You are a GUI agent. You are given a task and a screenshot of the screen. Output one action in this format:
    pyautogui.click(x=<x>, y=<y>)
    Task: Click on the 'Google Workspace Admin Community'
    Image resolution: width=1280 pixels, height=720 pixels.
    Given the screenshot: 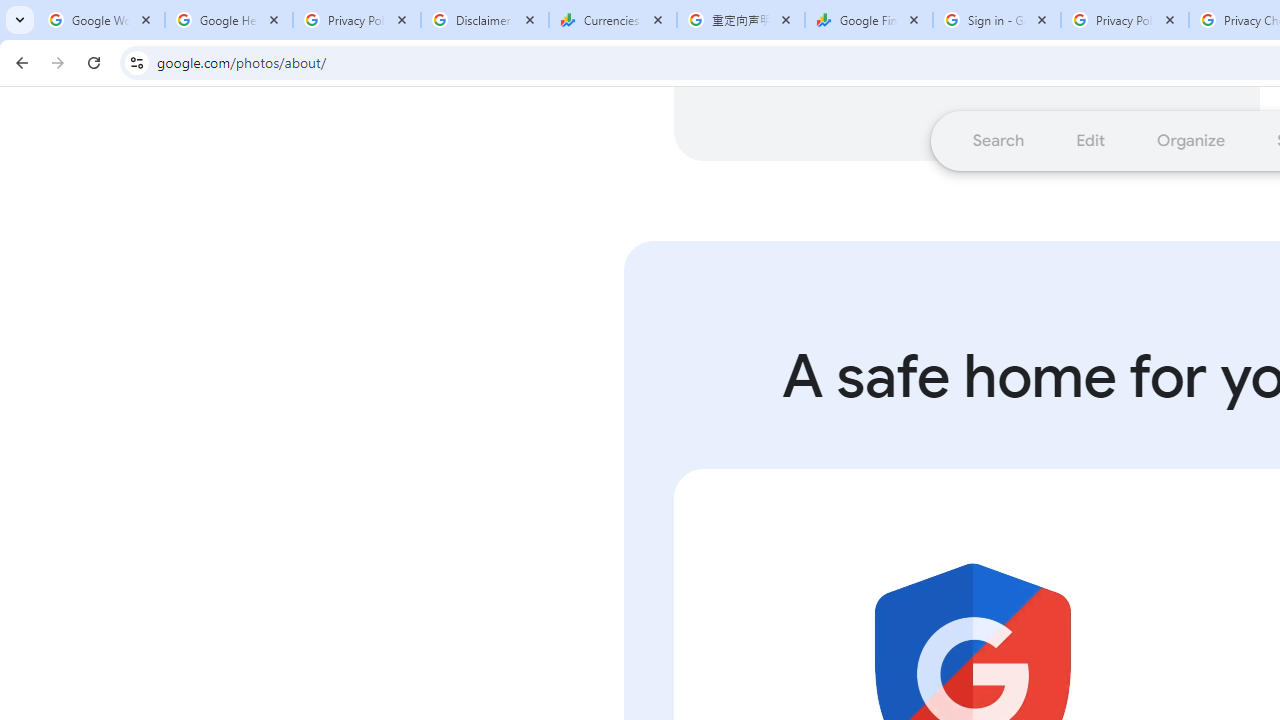 What is the action you would take?
    pyautogui.click(x=100, y=20)
    